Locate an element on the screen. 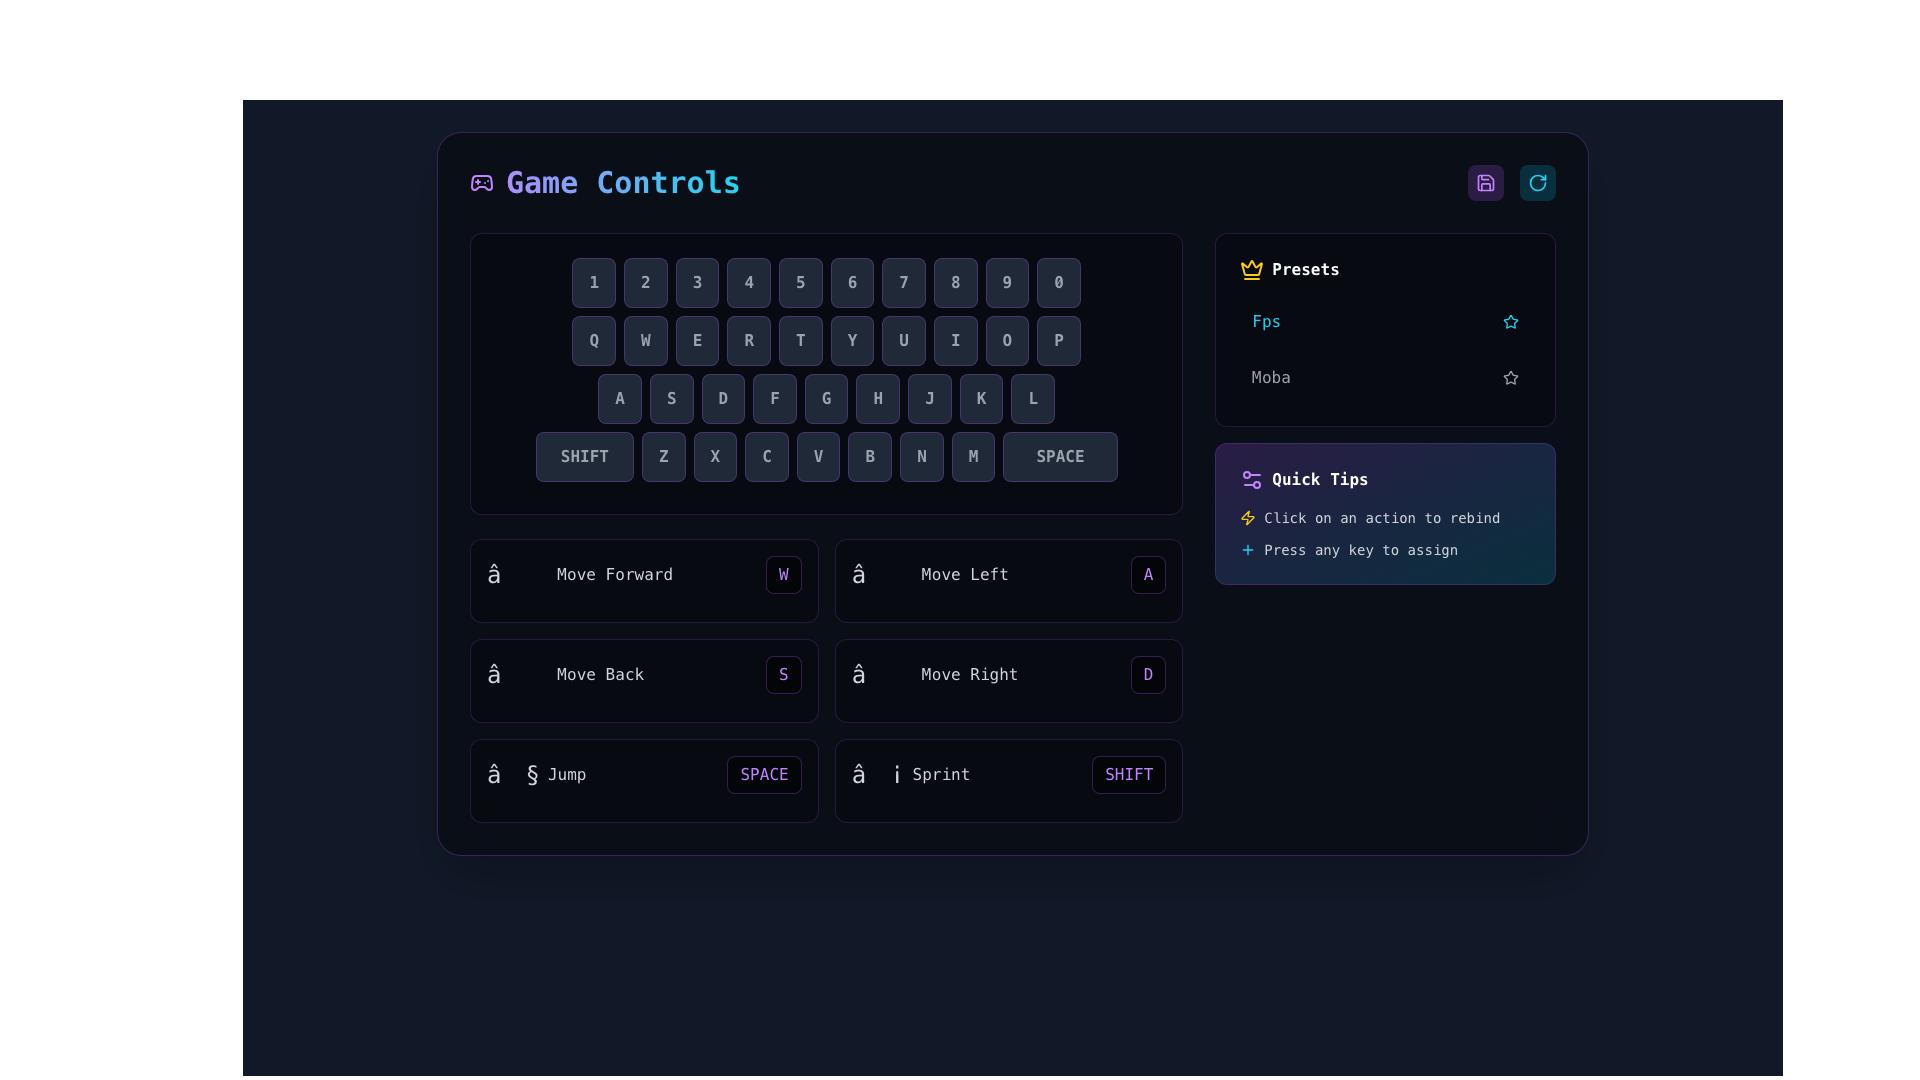  the 'Move Right' button in the Interactive Control Mapping Panel is located at coordinates (1008, 680).